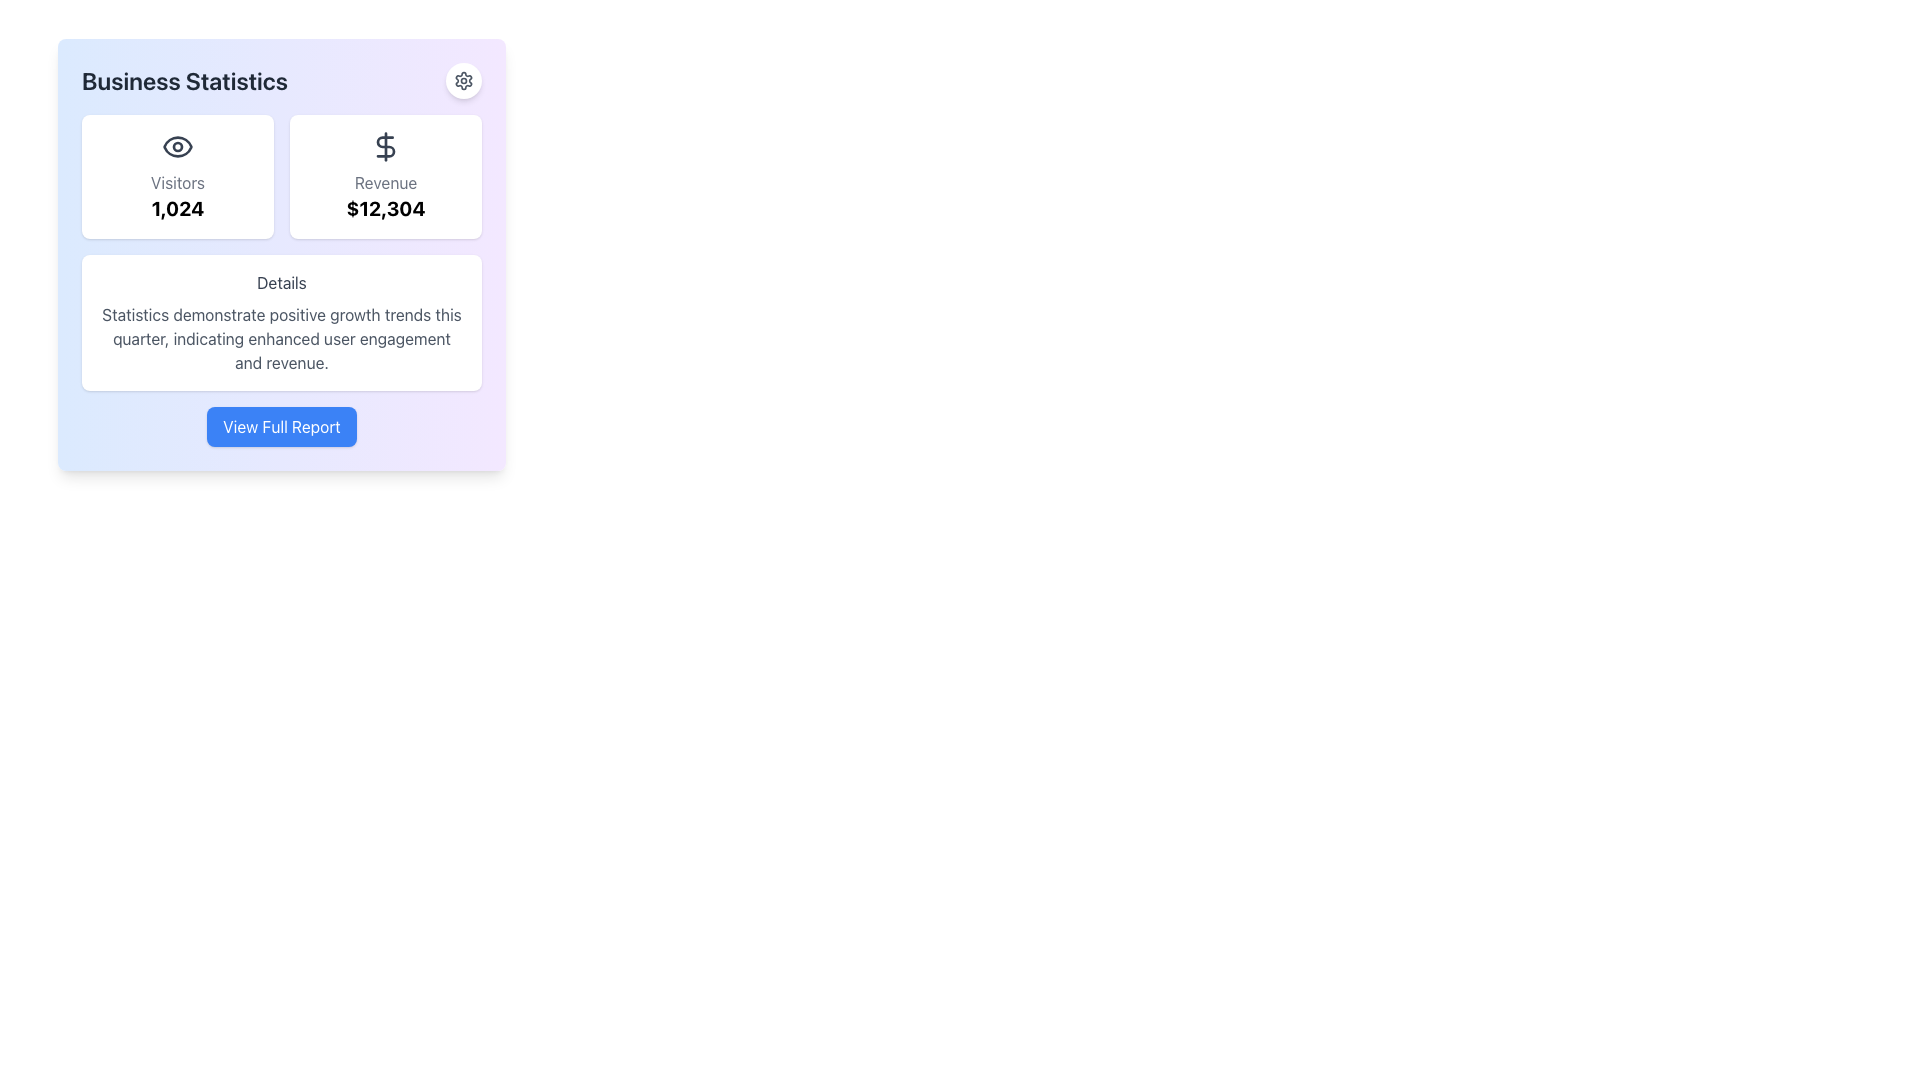 The height and width of the screenshot is (1080, 1920). I want to click on the bold, large text label displaying the number '1,024' in black font, which is located beneath the text 'Visitors' in the statistics section, so click(177, 208).